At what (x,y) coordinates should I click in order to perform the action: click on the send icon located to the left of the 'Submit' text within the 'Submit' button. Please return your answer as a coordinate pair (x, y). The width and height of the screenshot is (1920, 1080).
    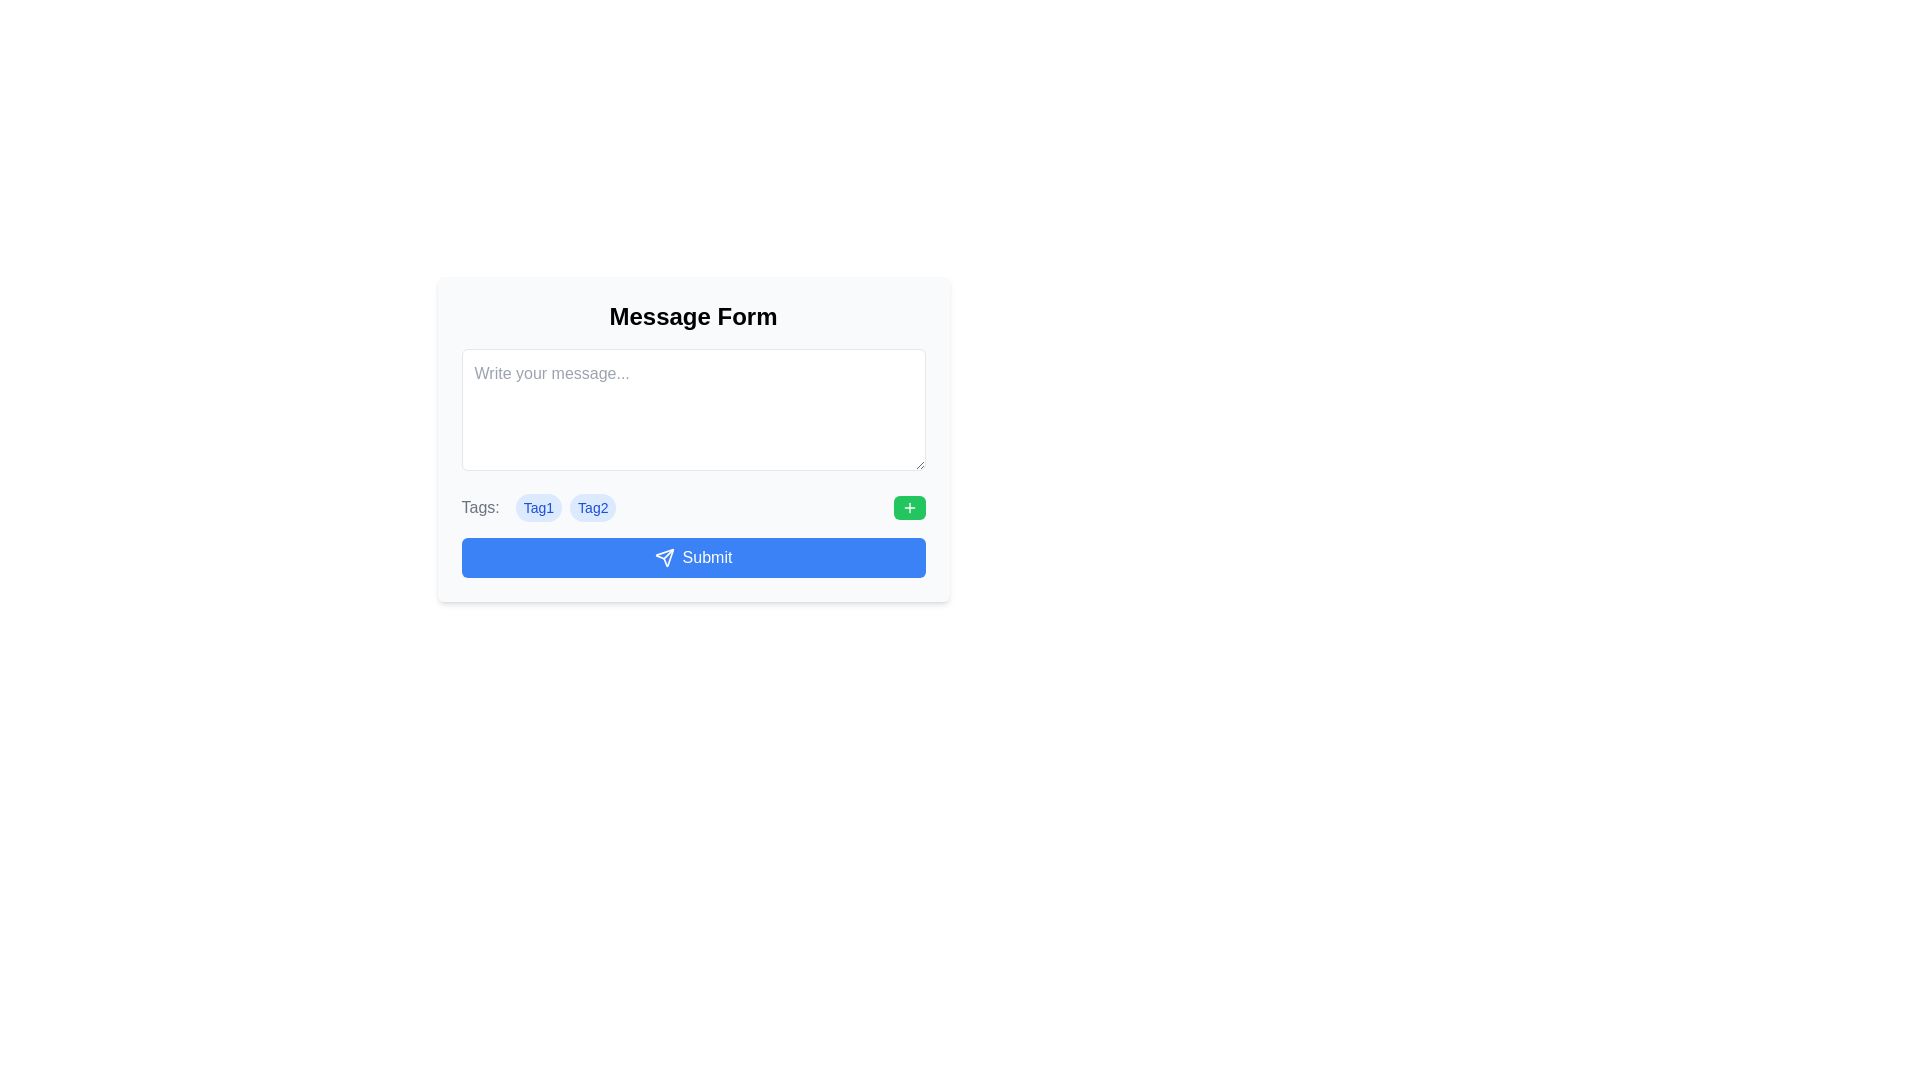
    Looking at the image, I should click on (664, 558).